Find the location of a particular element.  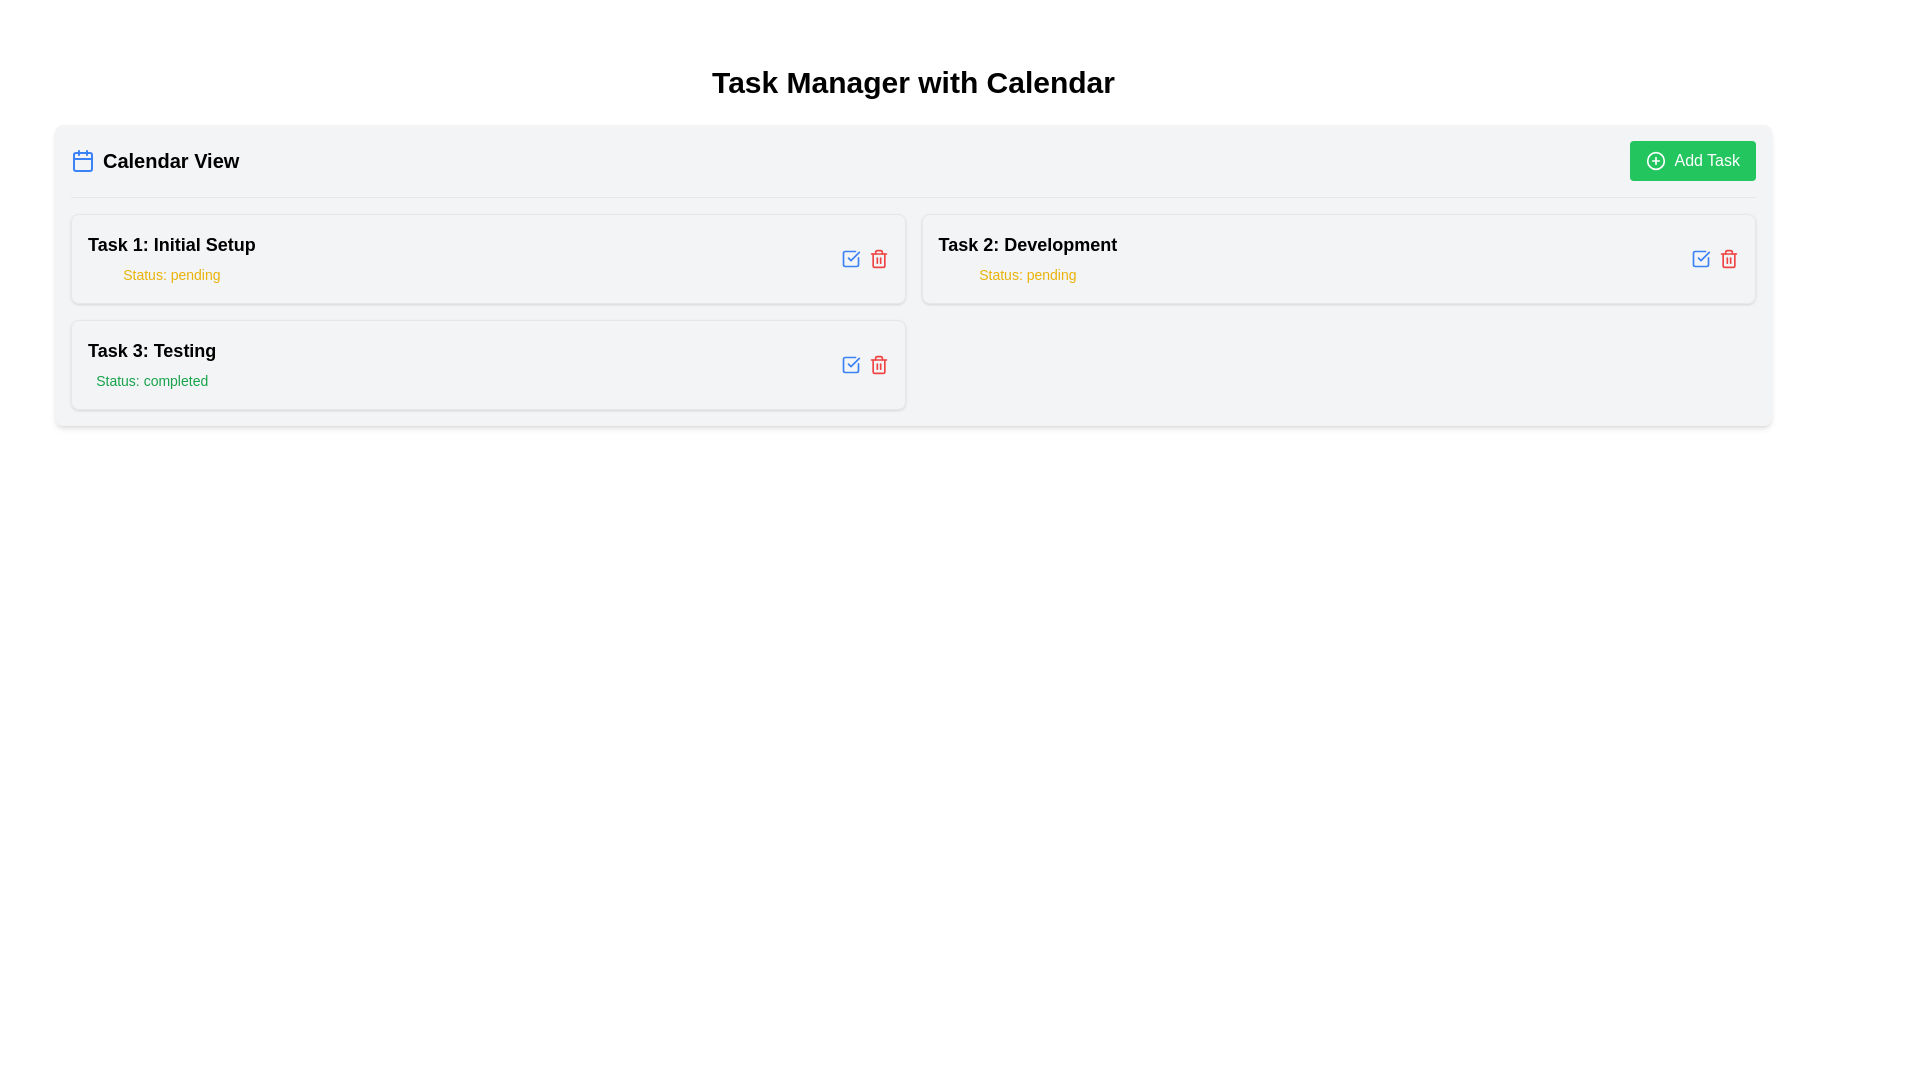

text content of the heading element that displays 'Task Manager with Calendar', which is a large bold text centered at the top of its section is located at coordinates (912, 82).